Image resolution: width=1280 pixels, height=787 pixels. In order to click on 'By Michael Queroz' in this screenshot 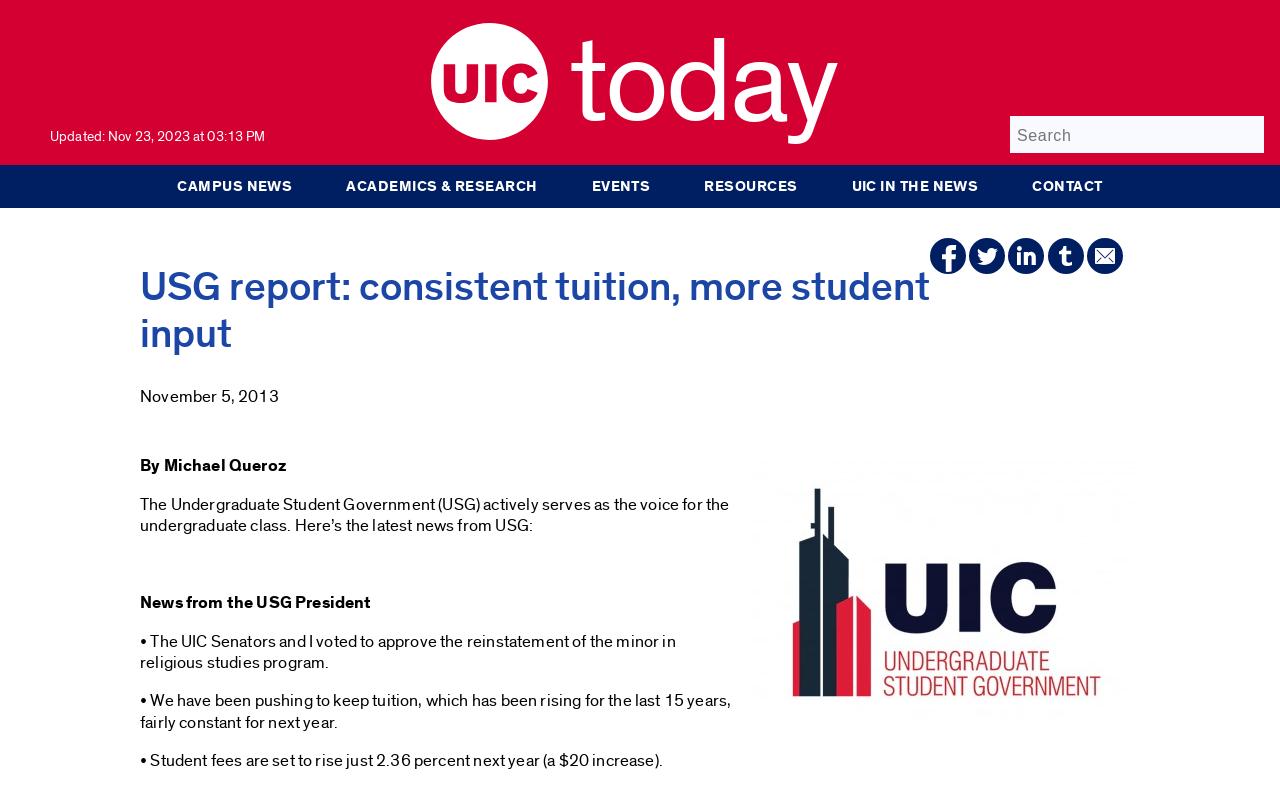, I will do `click(212, 465)`.